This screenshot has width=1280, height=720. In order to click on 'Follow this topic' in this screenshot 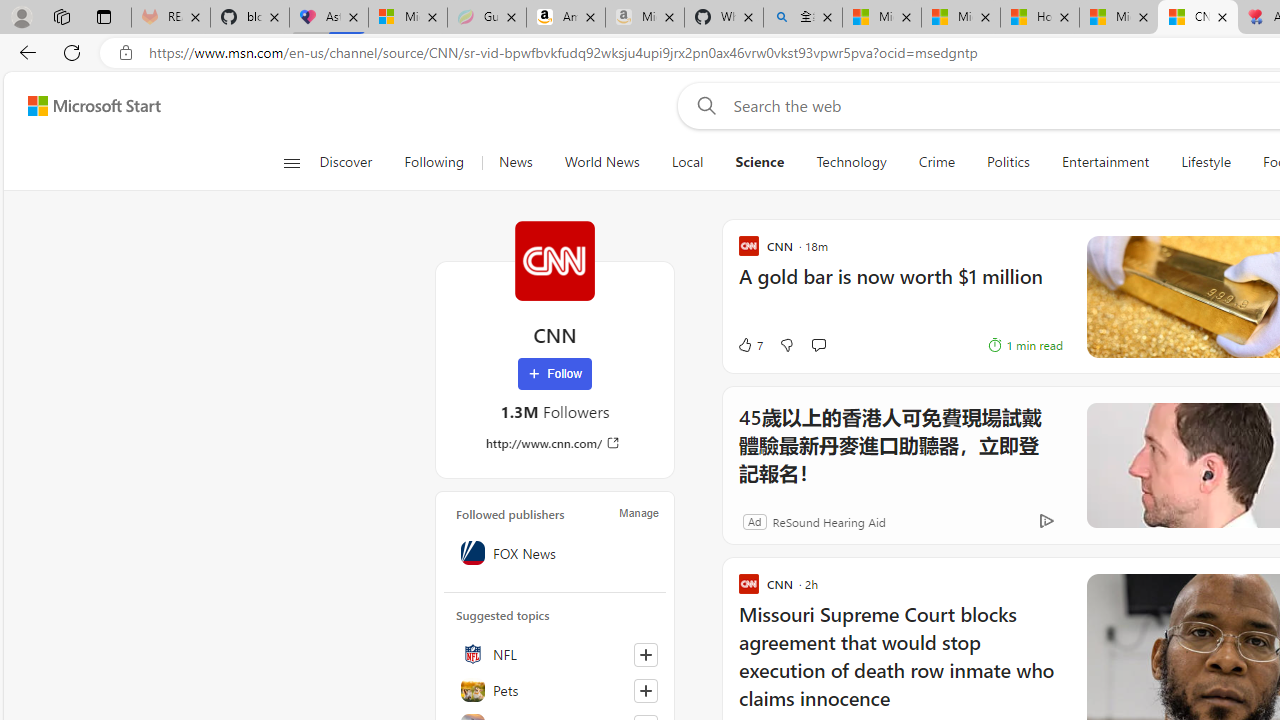, I will do `click(645, 689)`.